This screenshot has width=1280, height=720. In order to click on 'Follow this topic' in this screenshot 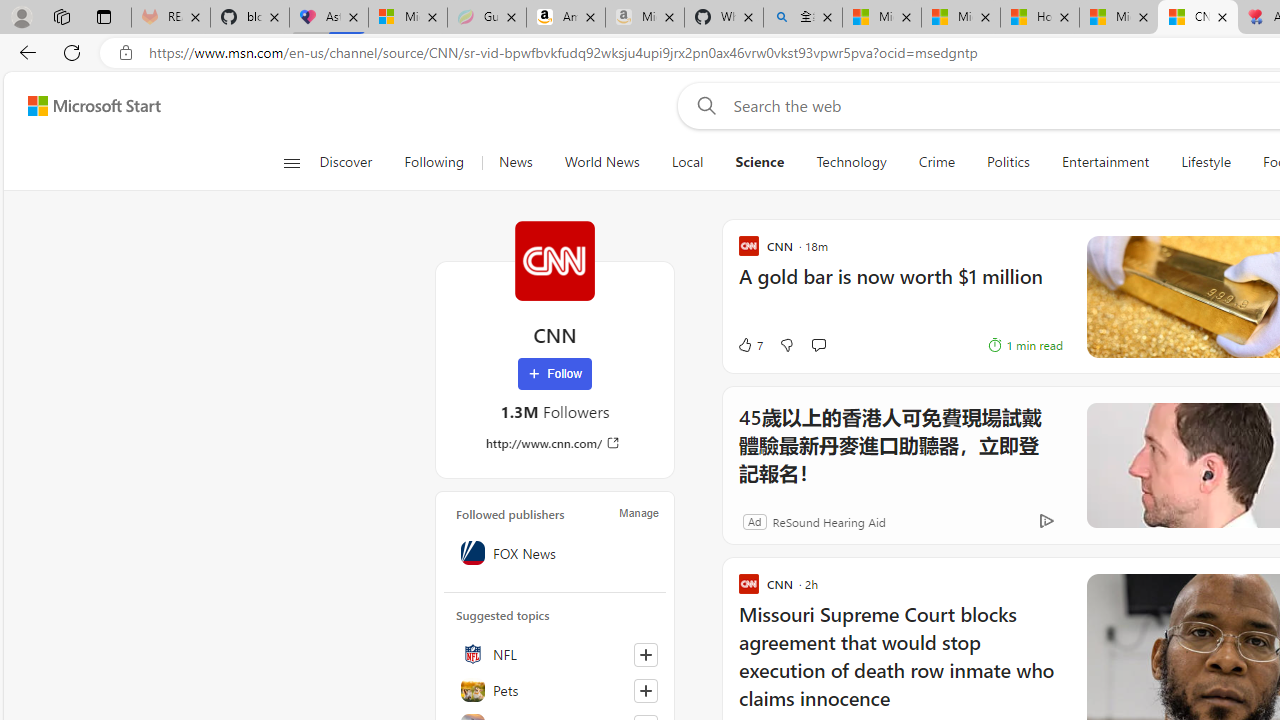, I will do `click(645, 689)`.